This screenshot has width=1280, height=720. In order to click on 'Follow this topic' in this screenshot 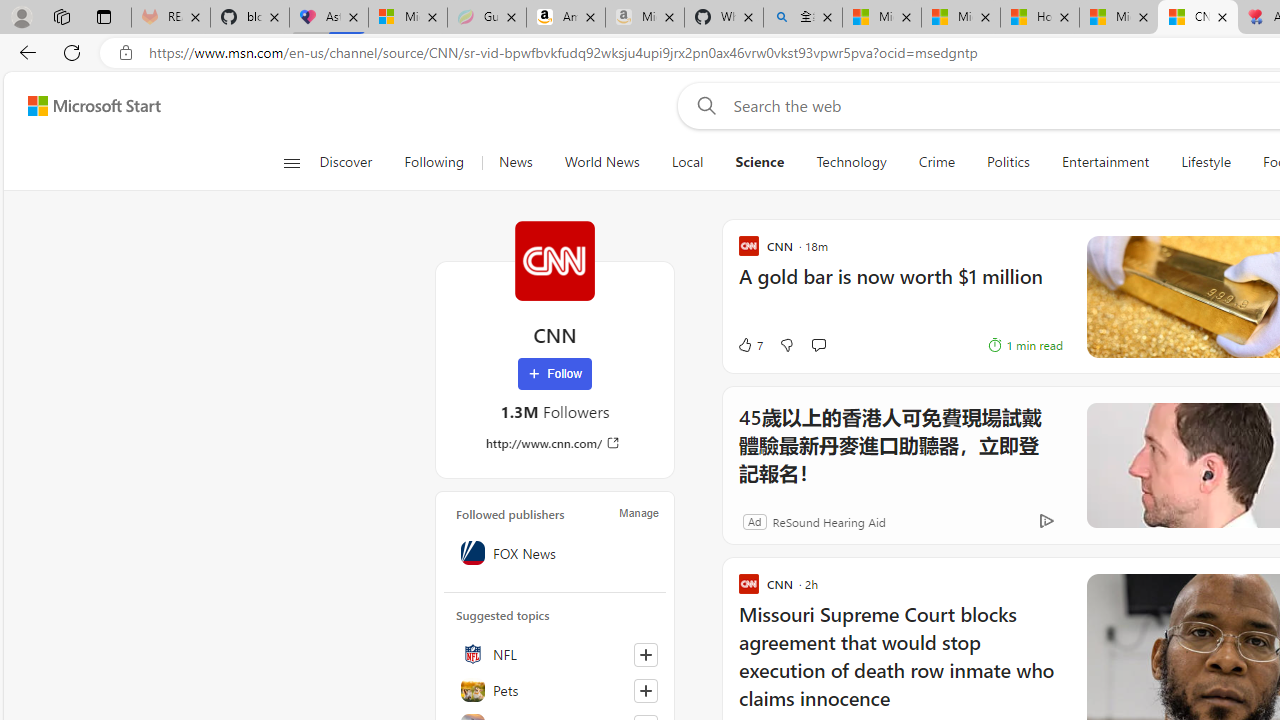, I will do `click(645, 689)`.